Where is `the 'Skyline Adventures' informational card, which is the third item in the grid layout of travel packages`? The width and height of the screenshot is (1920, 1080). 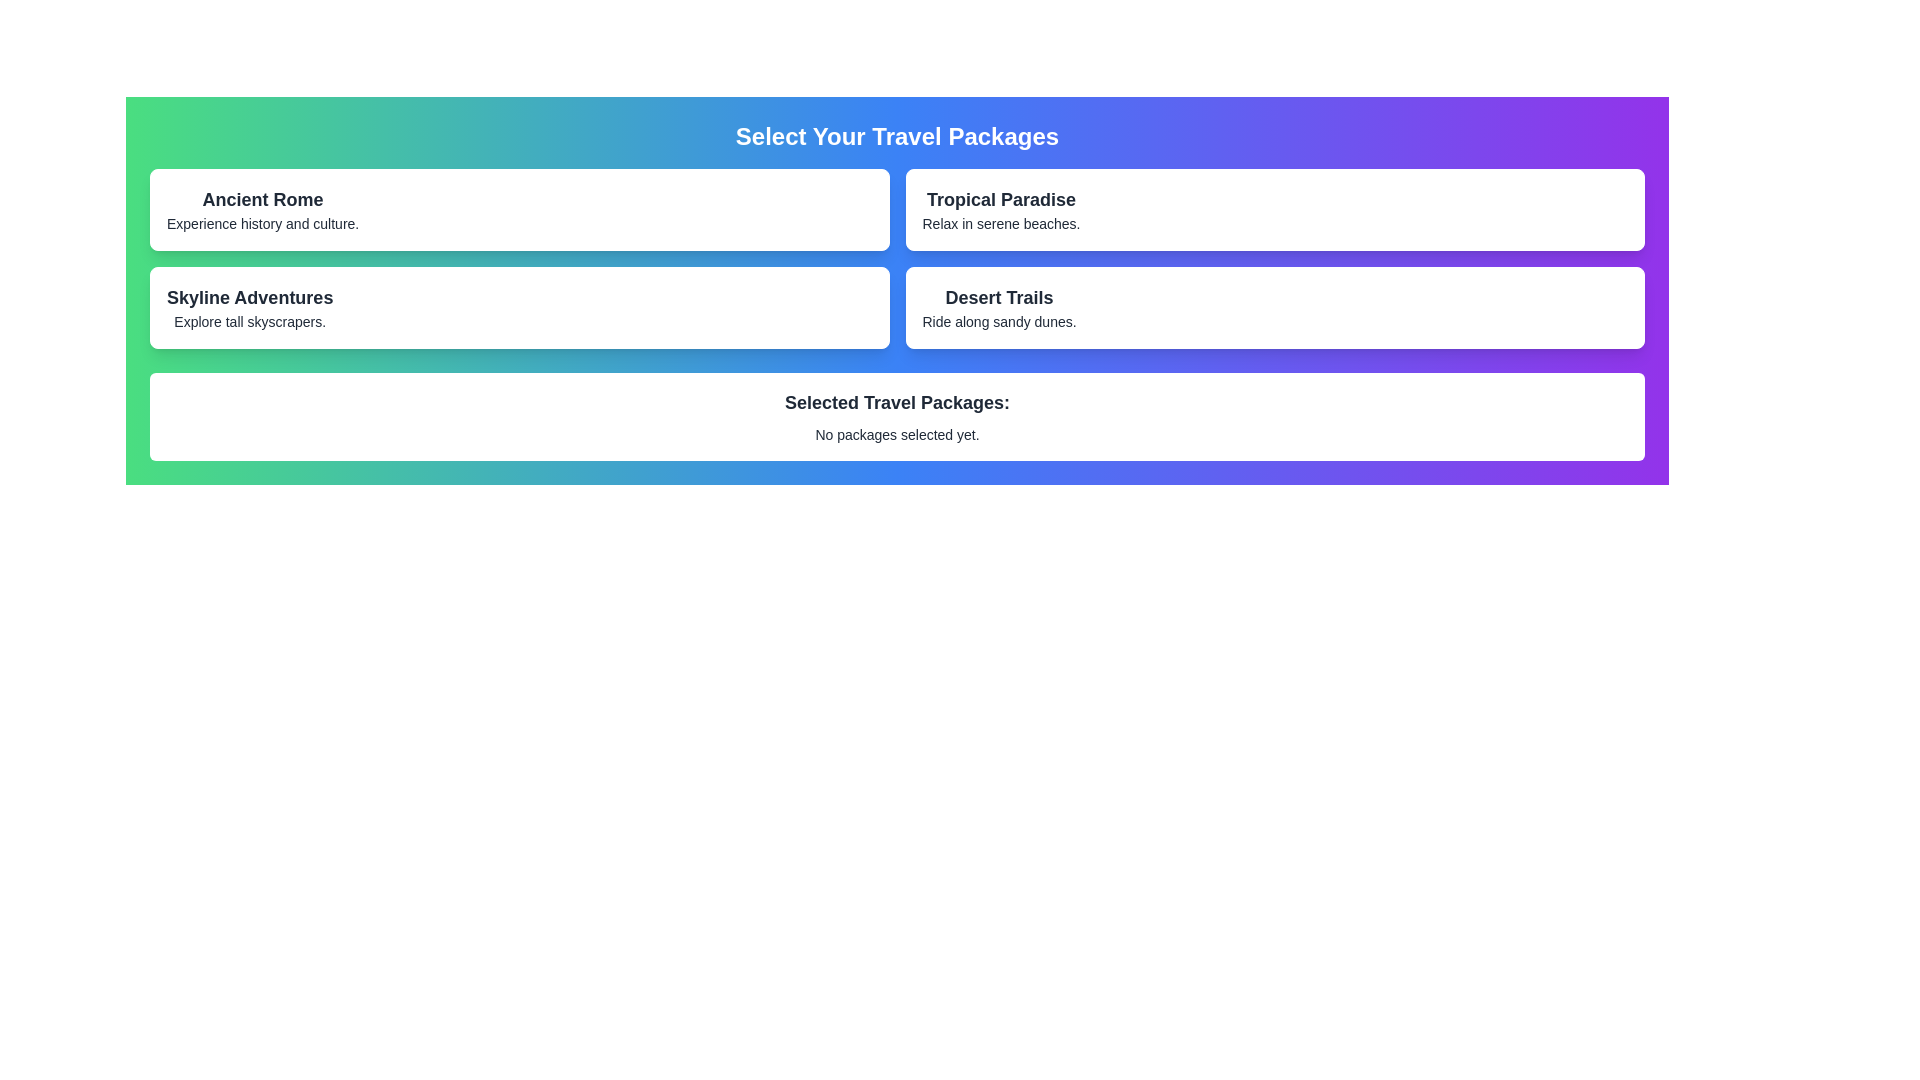 the 'Skyline Adventures' informational card, which is the third item in the grid layout of travel packages is located at coordinates (519, 308).